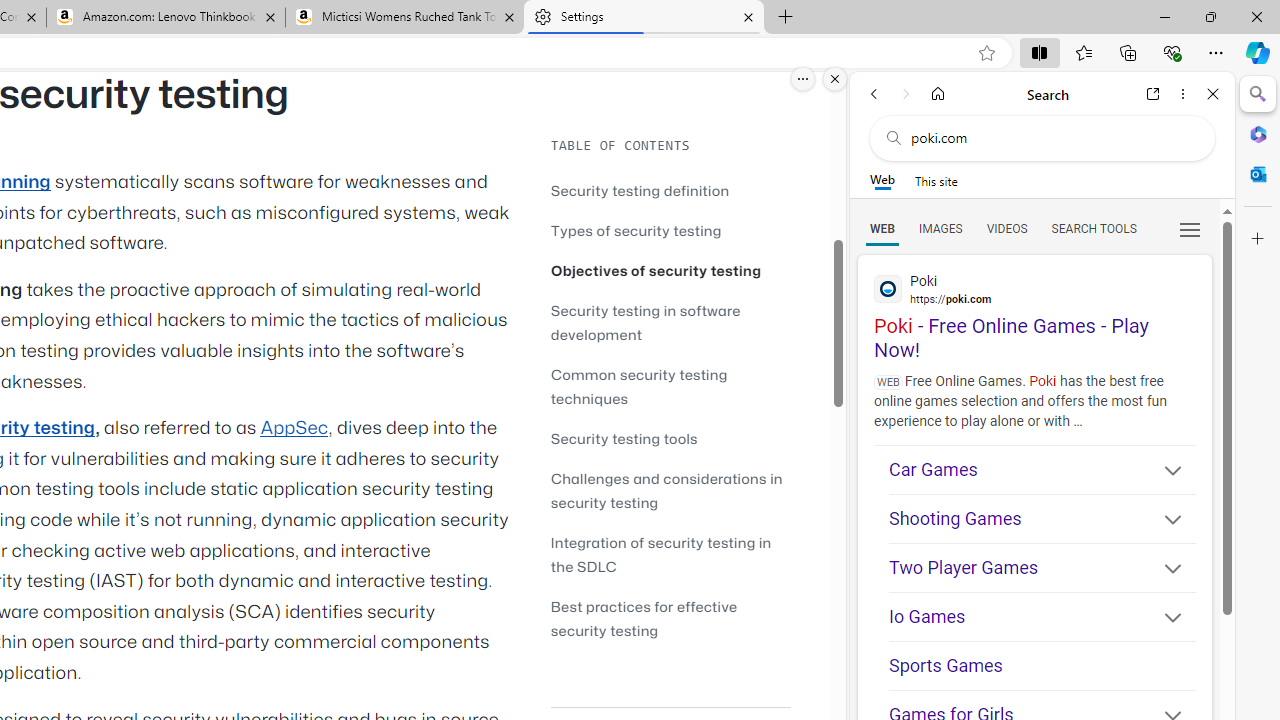 The image size is (1280, 720). I want to click on 'Objectives of security testing', so click(656, 270).